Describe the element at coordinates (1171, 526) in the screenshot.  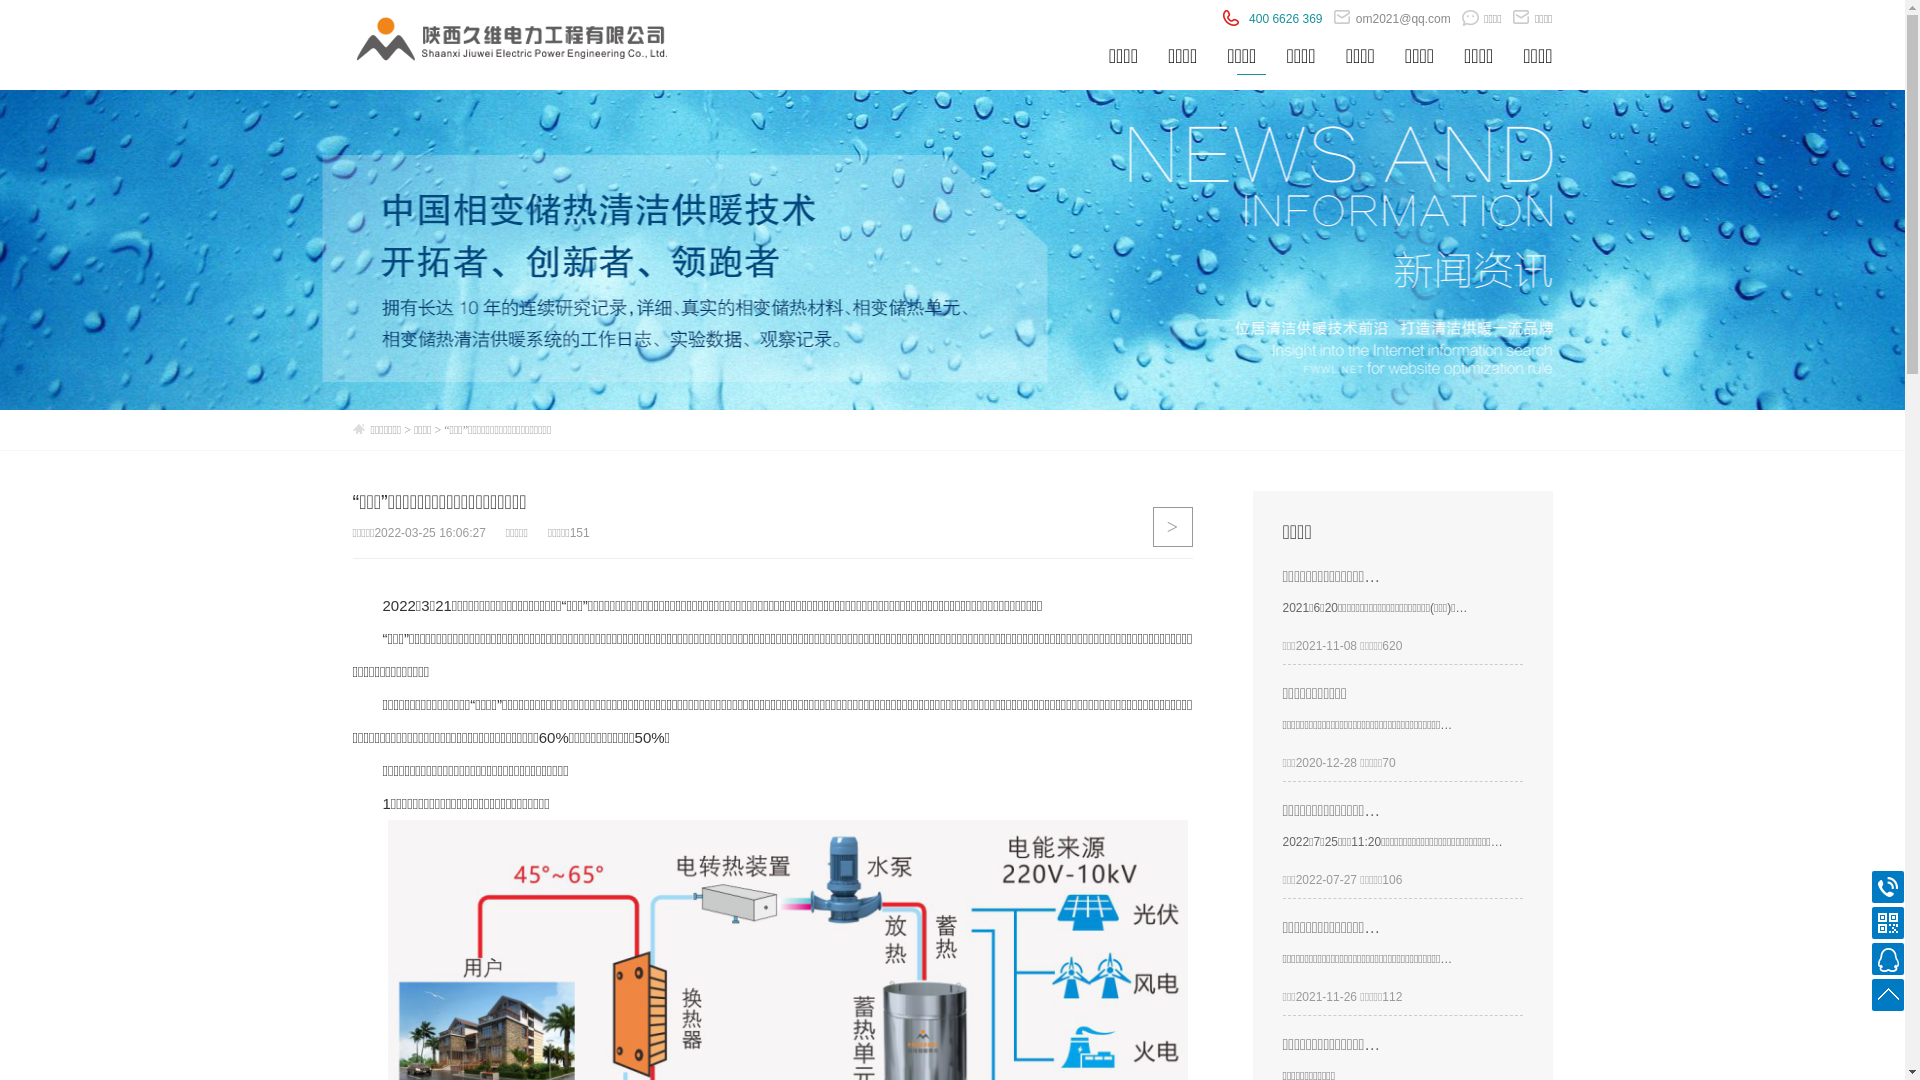
I see `'>'` at that location.